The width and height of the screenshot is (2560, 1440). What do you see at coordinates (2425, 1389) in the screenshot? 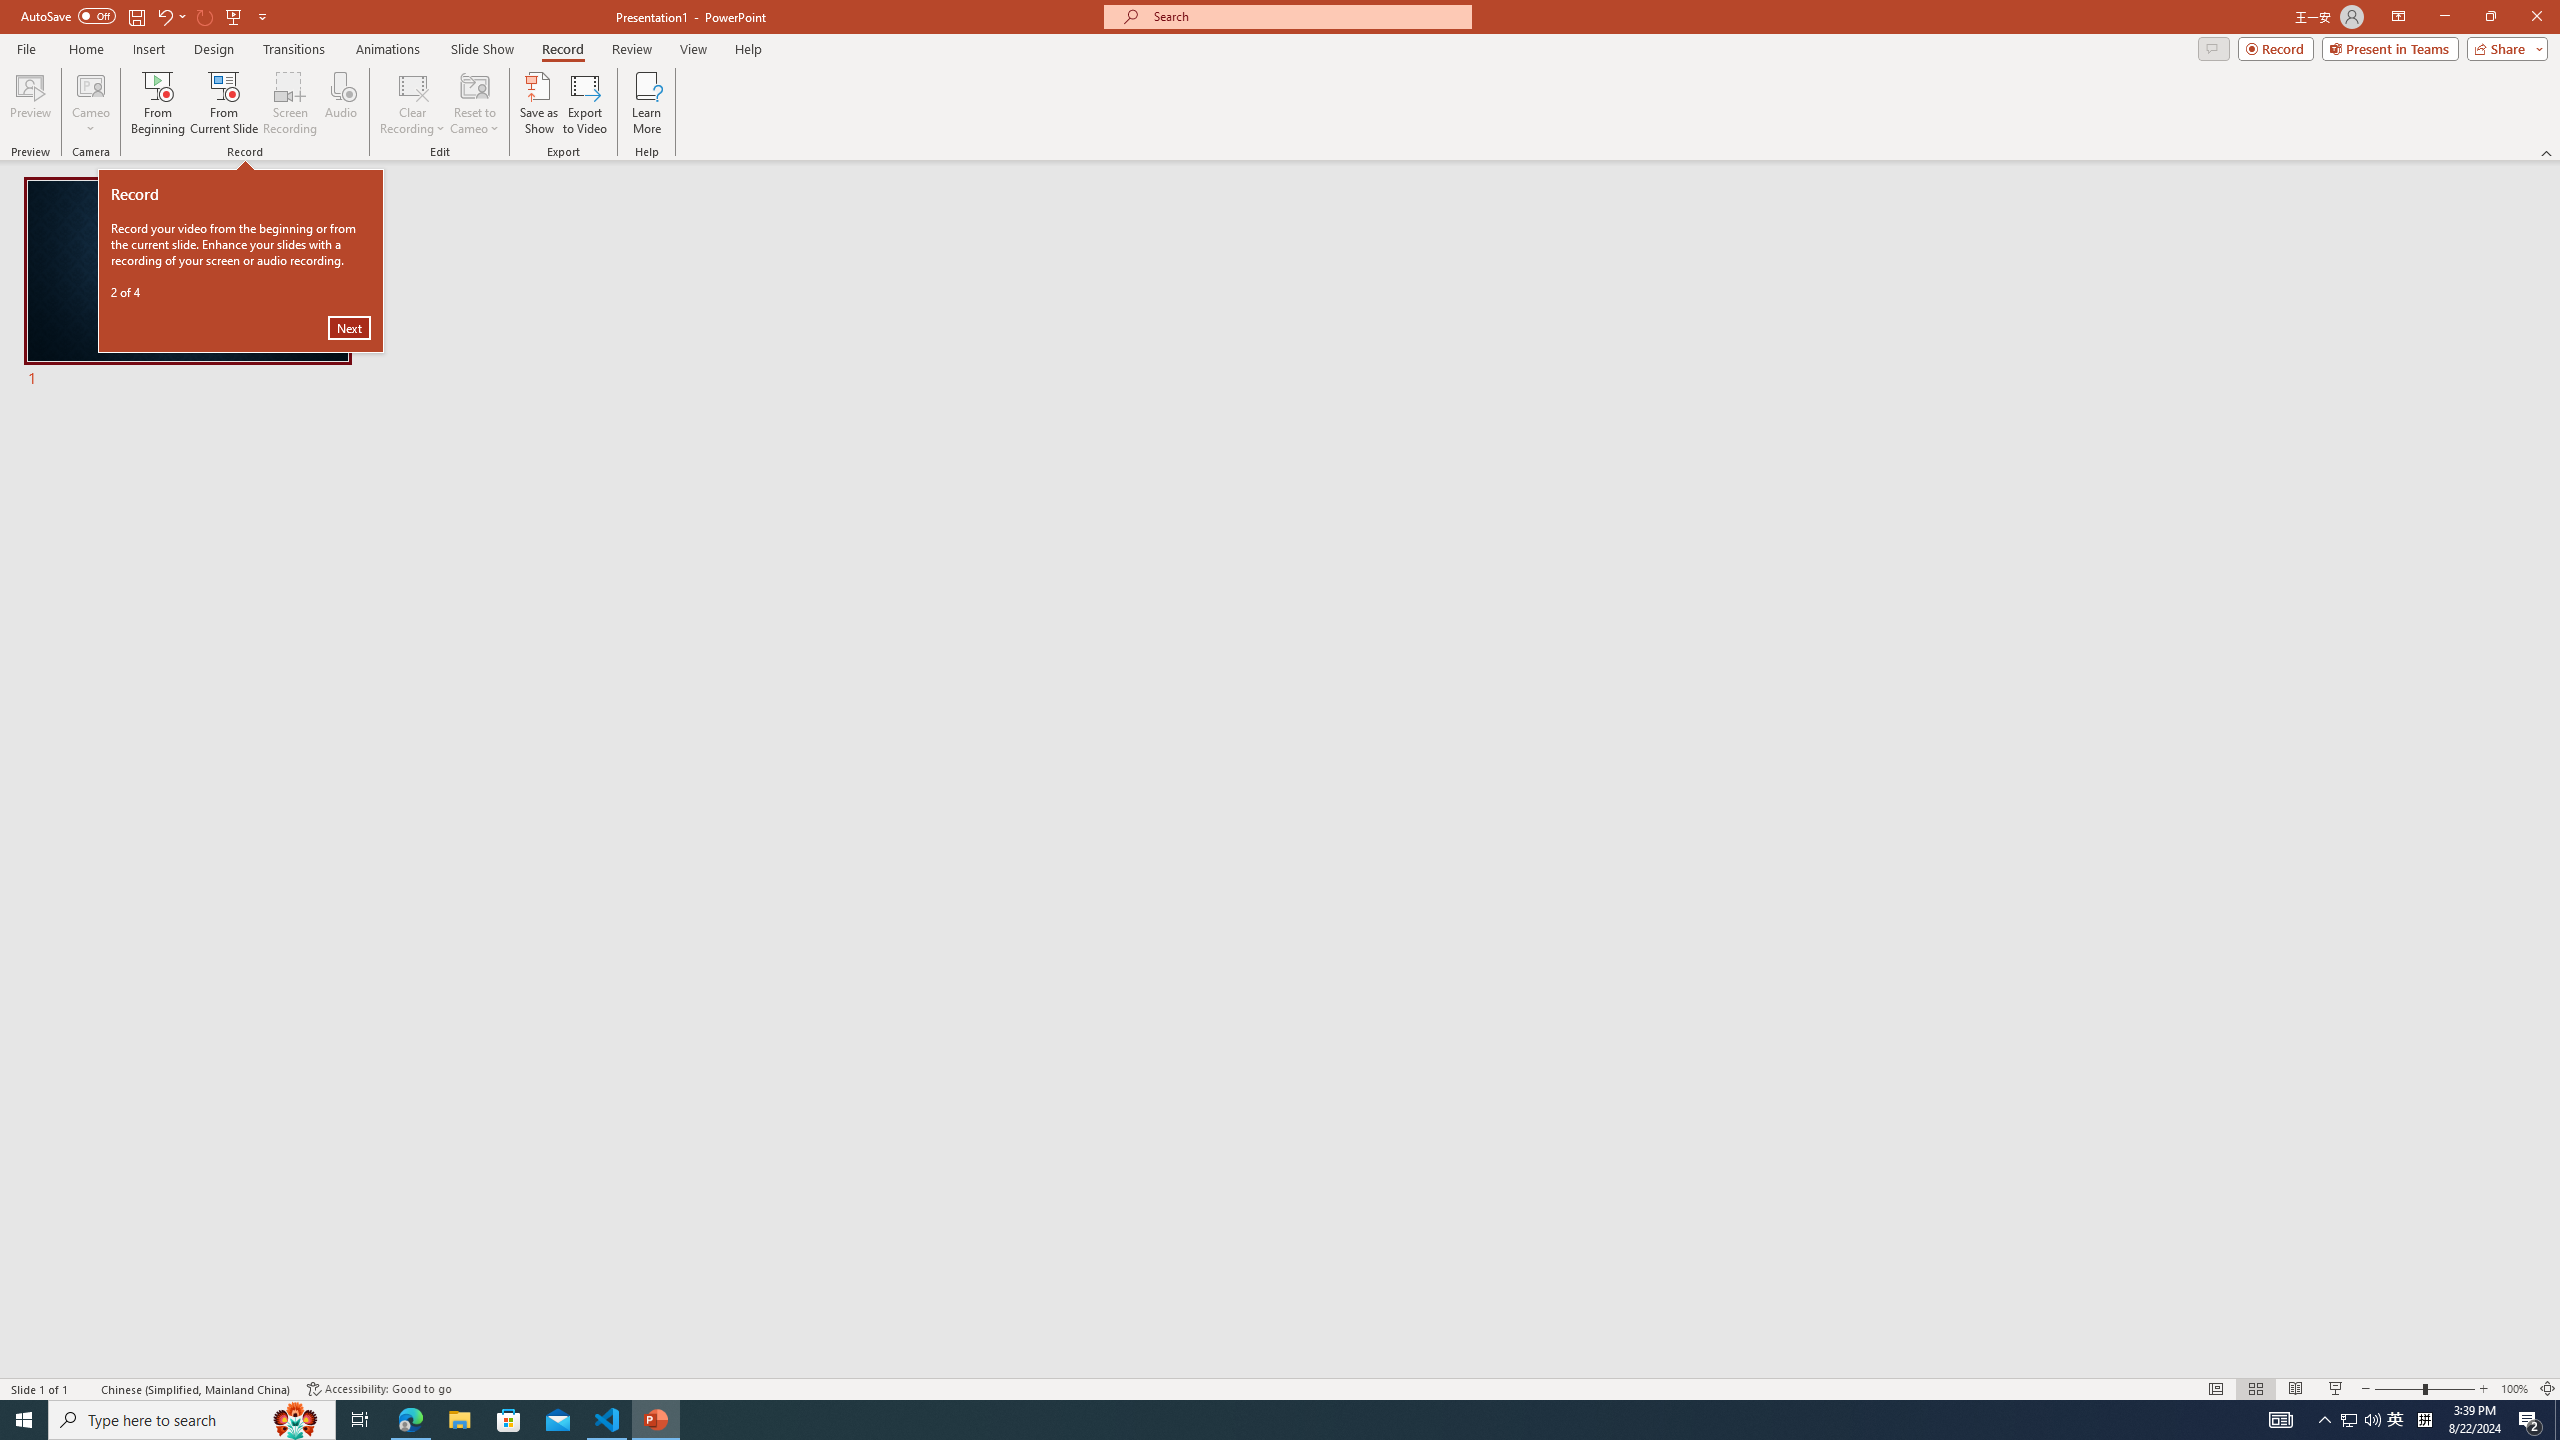
I see `'Zoom'` at bounding box center [2425, 1389].